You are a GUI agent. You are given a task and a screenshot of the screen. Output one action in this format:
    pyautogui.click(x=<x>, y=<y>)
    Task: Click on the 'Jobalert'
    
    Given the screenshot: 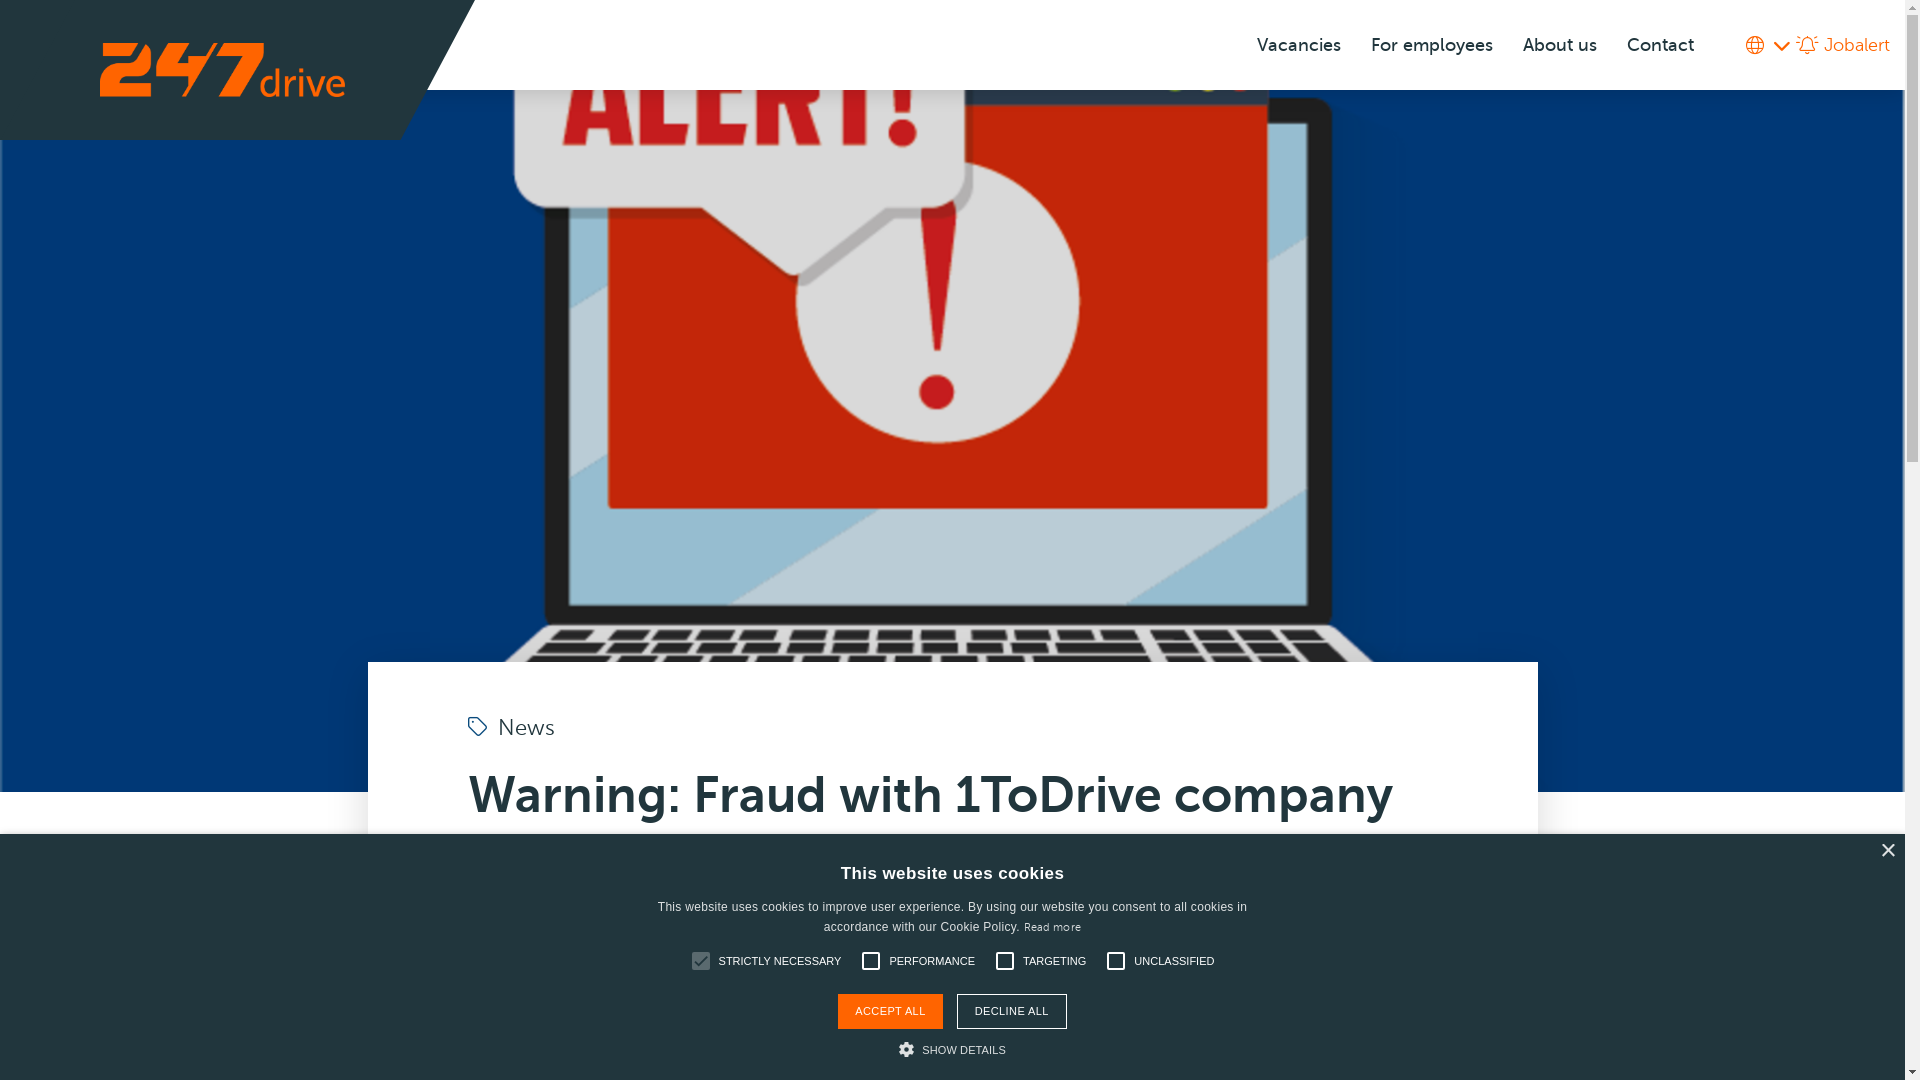 What is the action you would take?
    pyautogui.click(x=1842, y=45)
    